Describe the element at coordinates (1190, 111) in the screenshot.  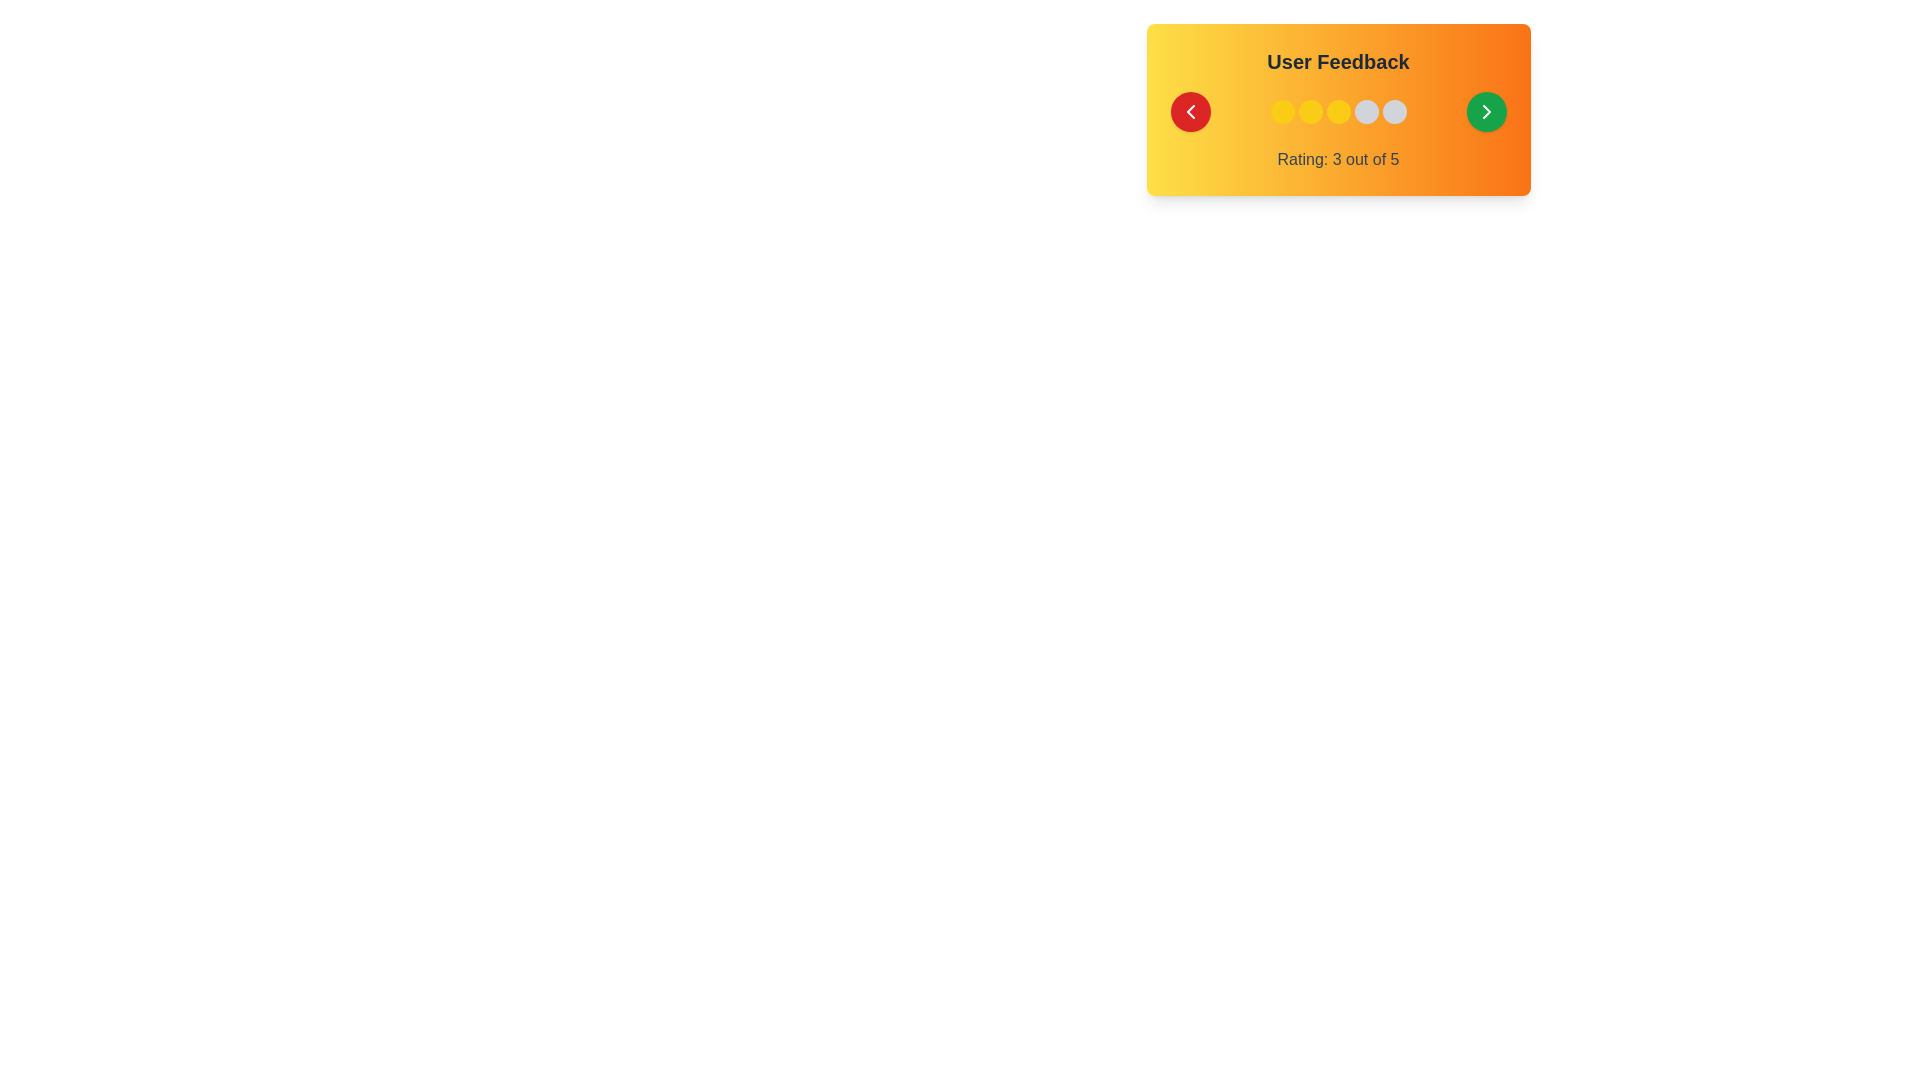
I see `the red rounded Icon button located at the leftmost side of the feedback interface` at that location.